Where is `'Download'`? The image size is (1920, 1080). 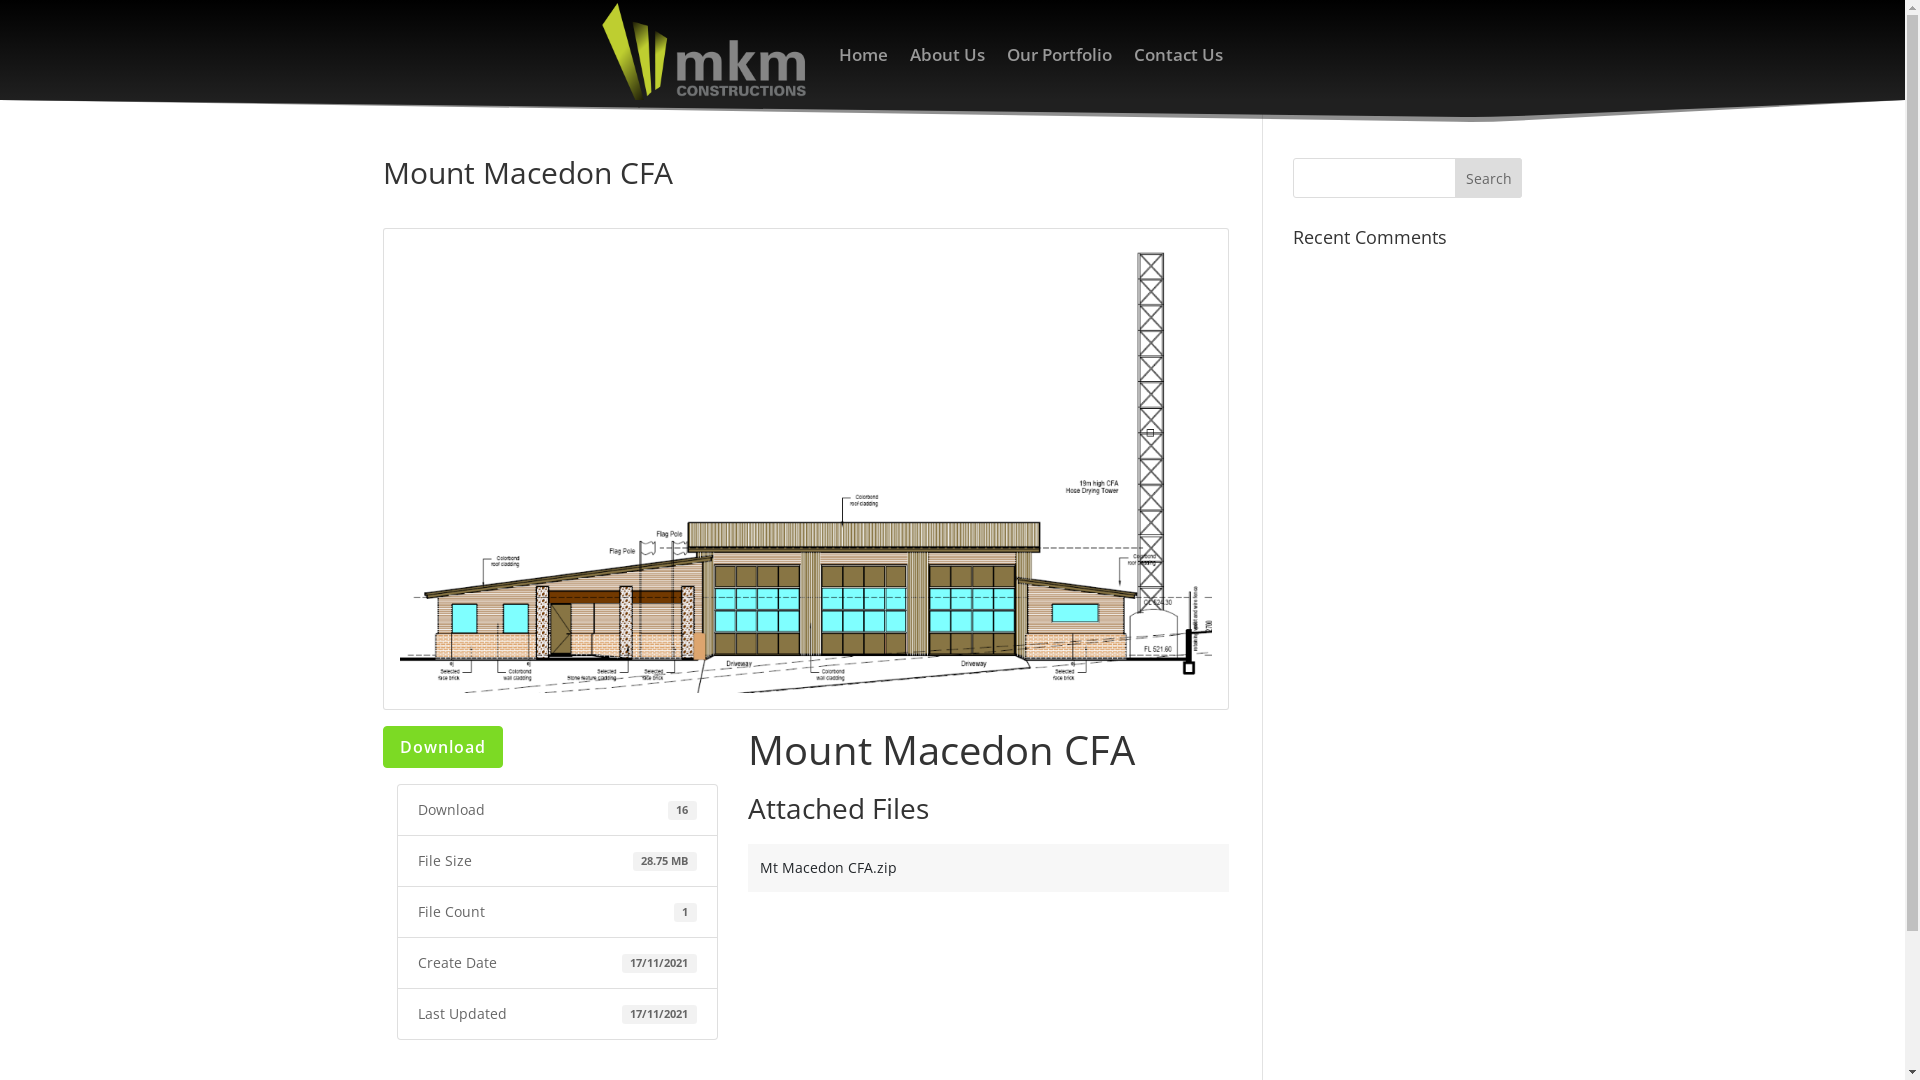
'Download' is located at coordinates (440, 747).